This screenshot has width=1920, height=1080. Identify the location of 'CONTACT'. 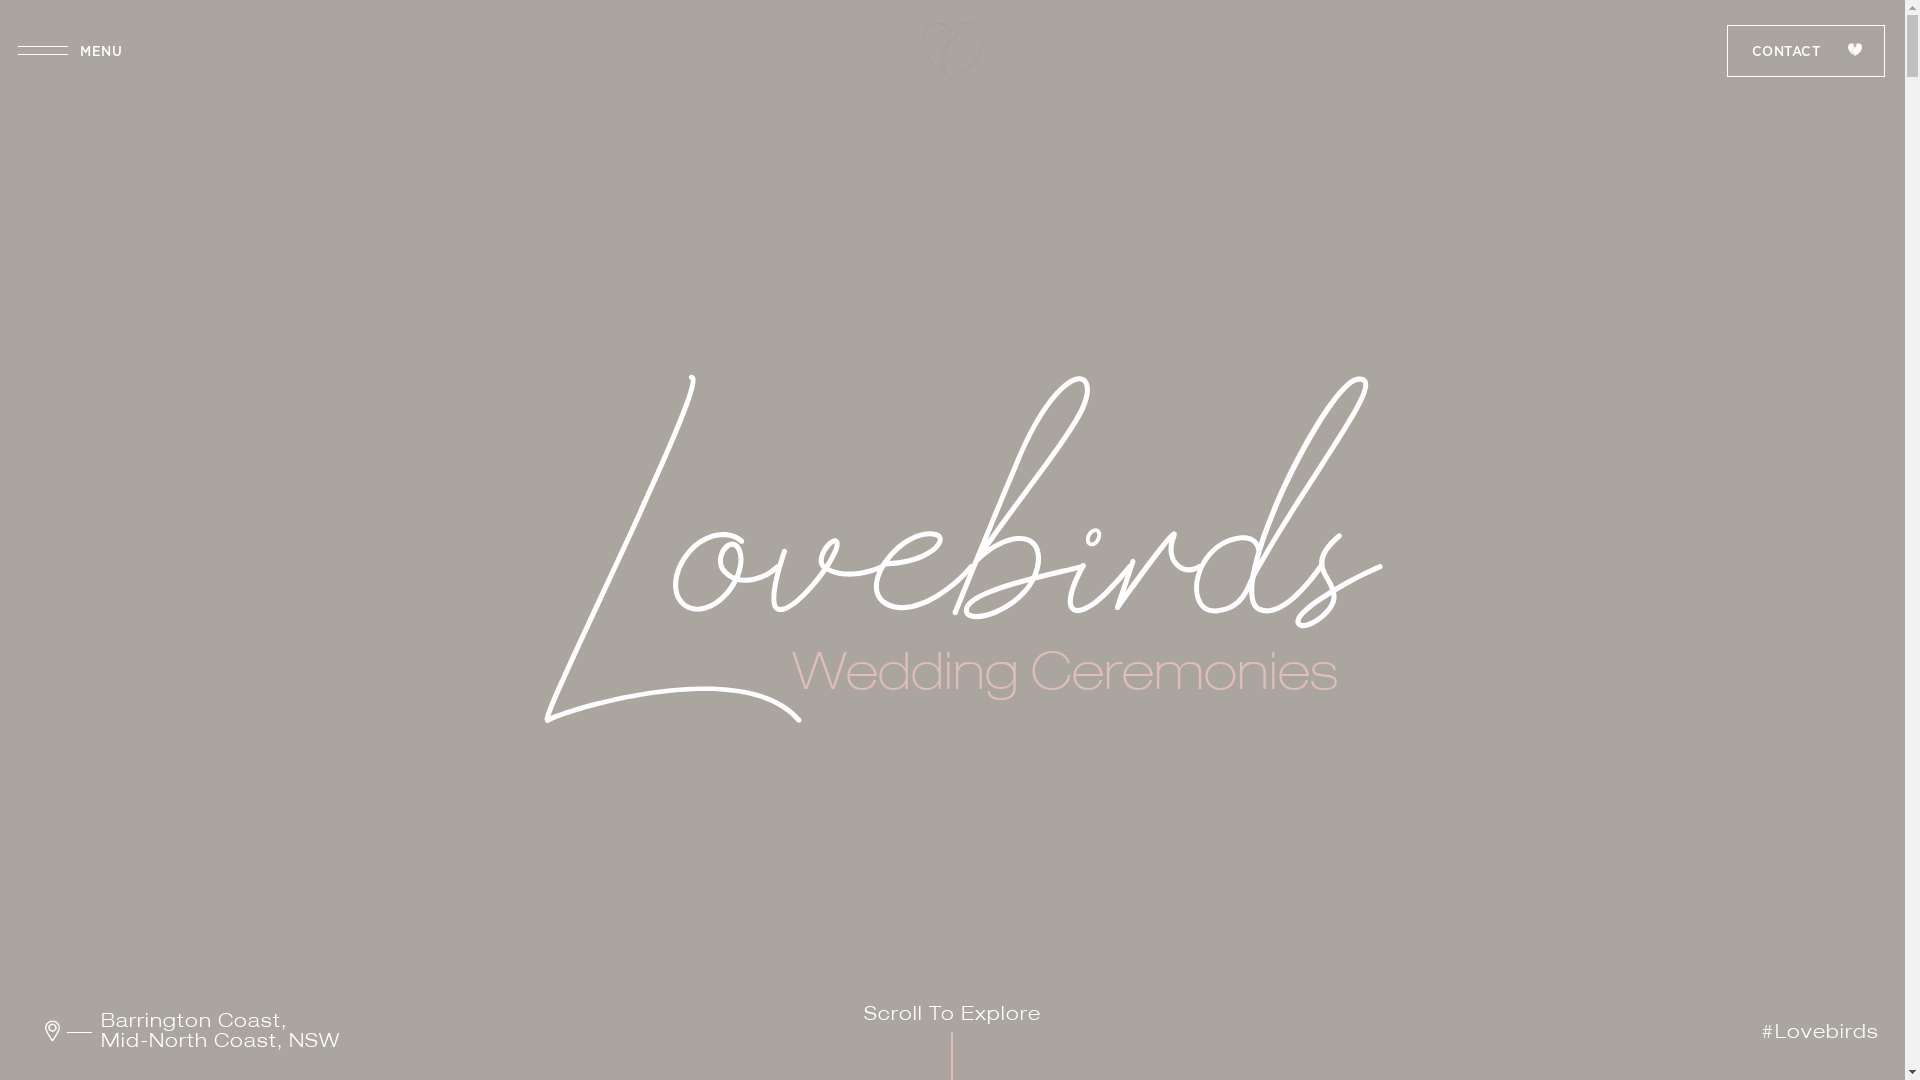
(1805, 49).